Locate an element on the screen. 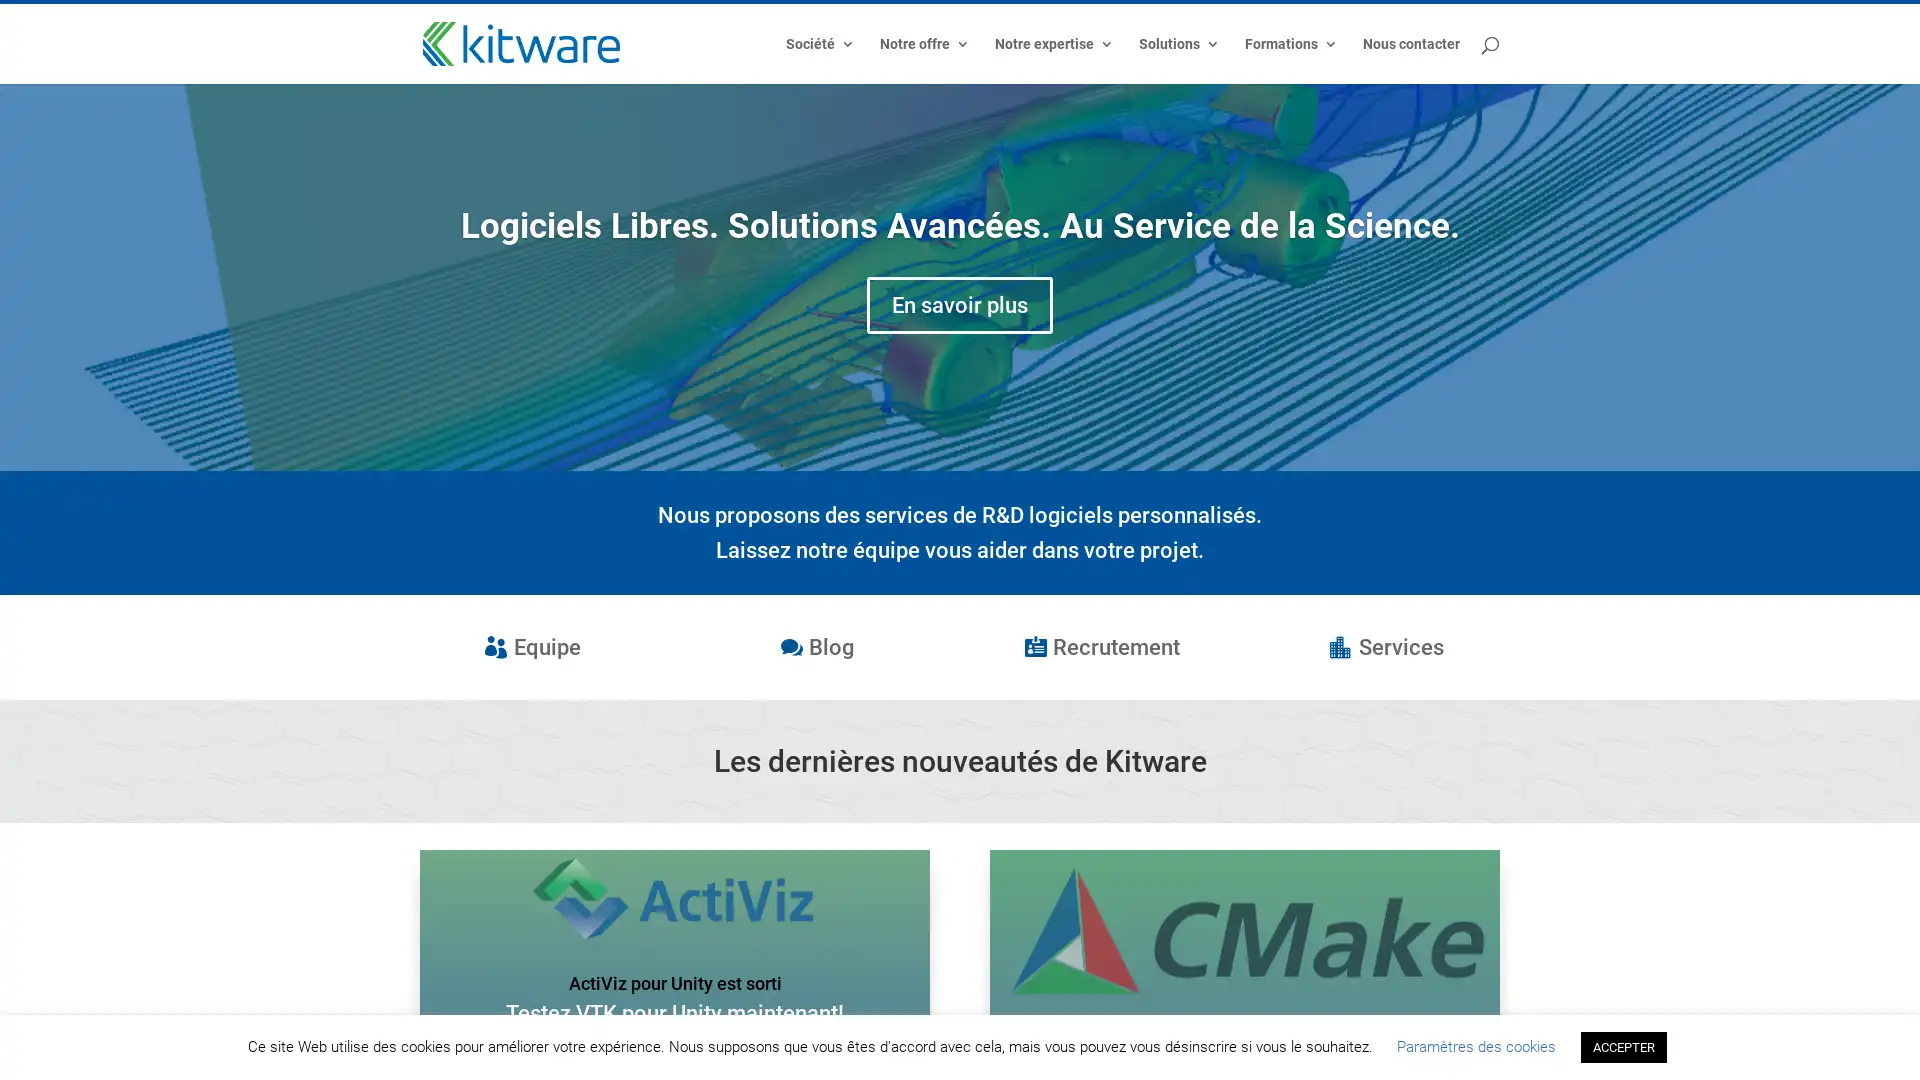 This screenshot has height=1080, width=1920. ACCEPTER is located at coordinates (1623, 1046).